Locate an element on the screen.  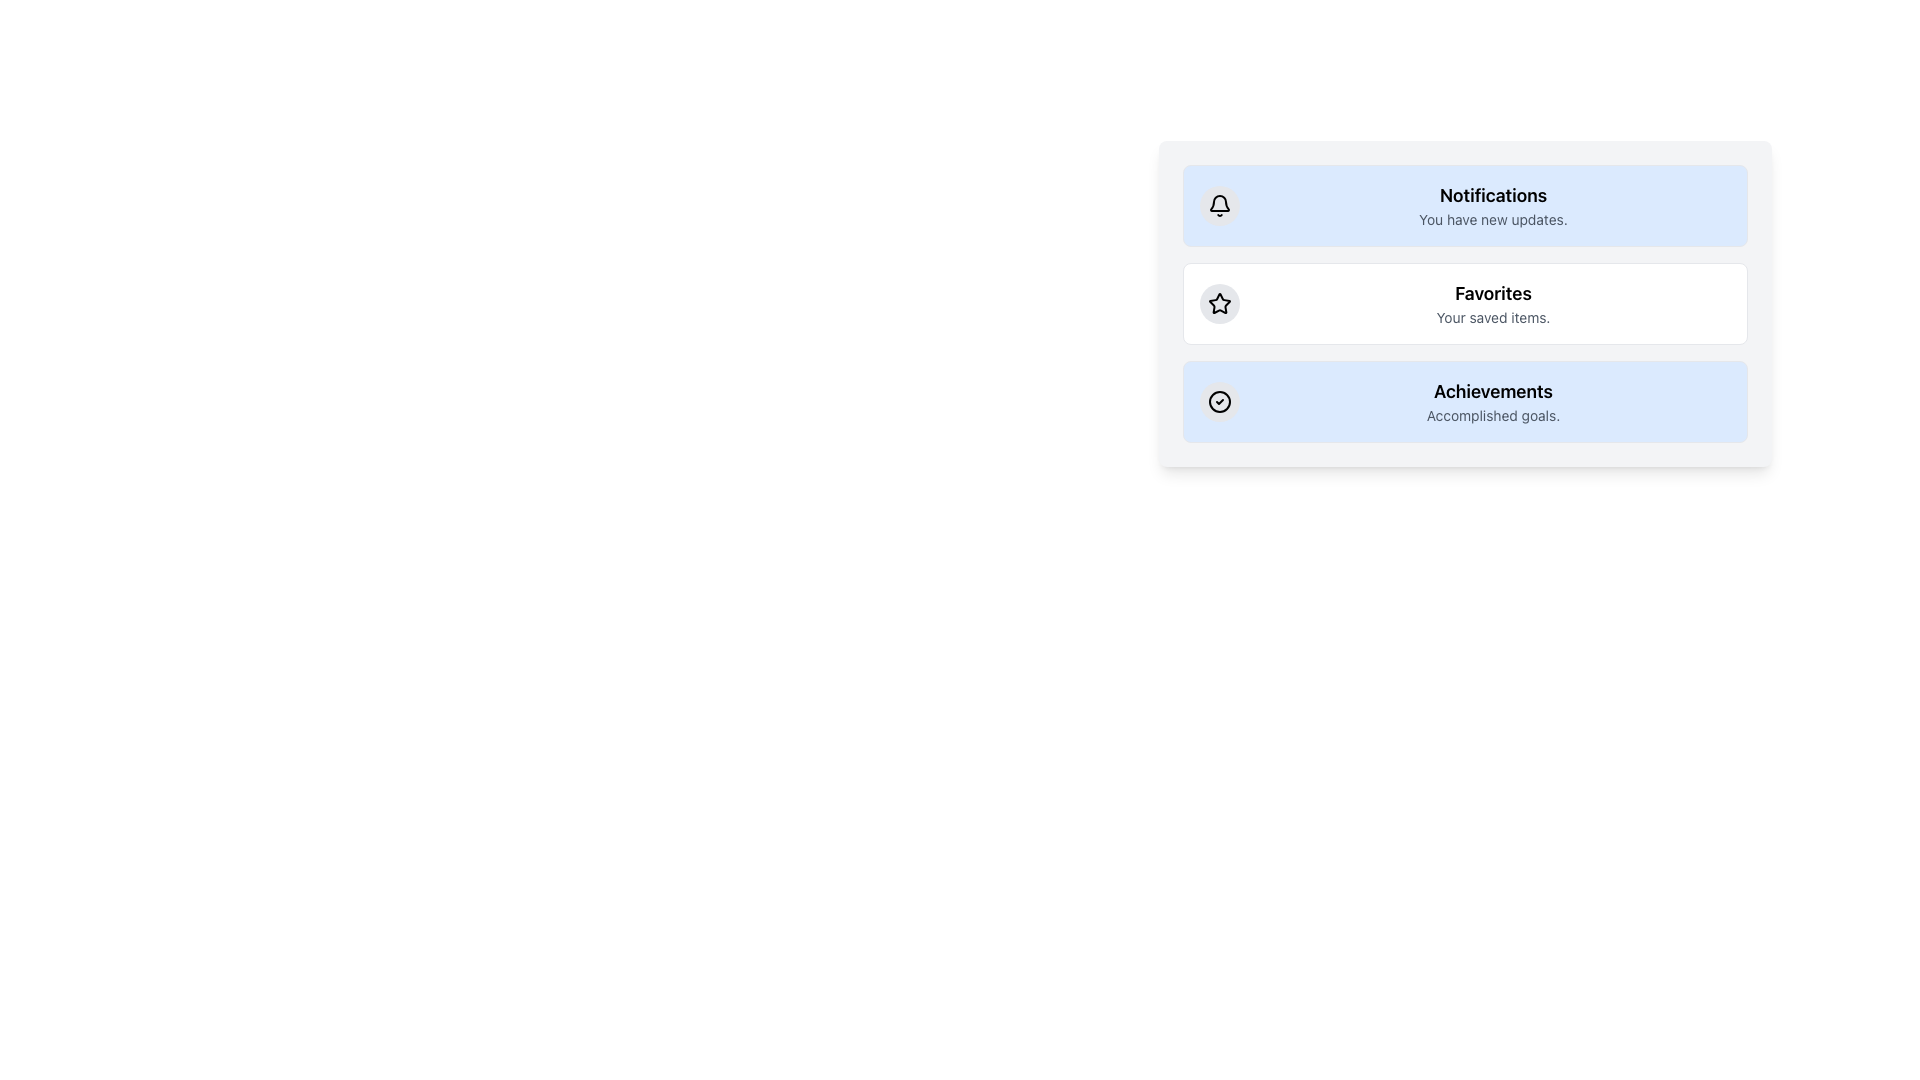
the confirmation icon located in the rightmost panel under the 'Achievements' section, aligned with the left edge of the text label is located at coordinates (1218, 401).